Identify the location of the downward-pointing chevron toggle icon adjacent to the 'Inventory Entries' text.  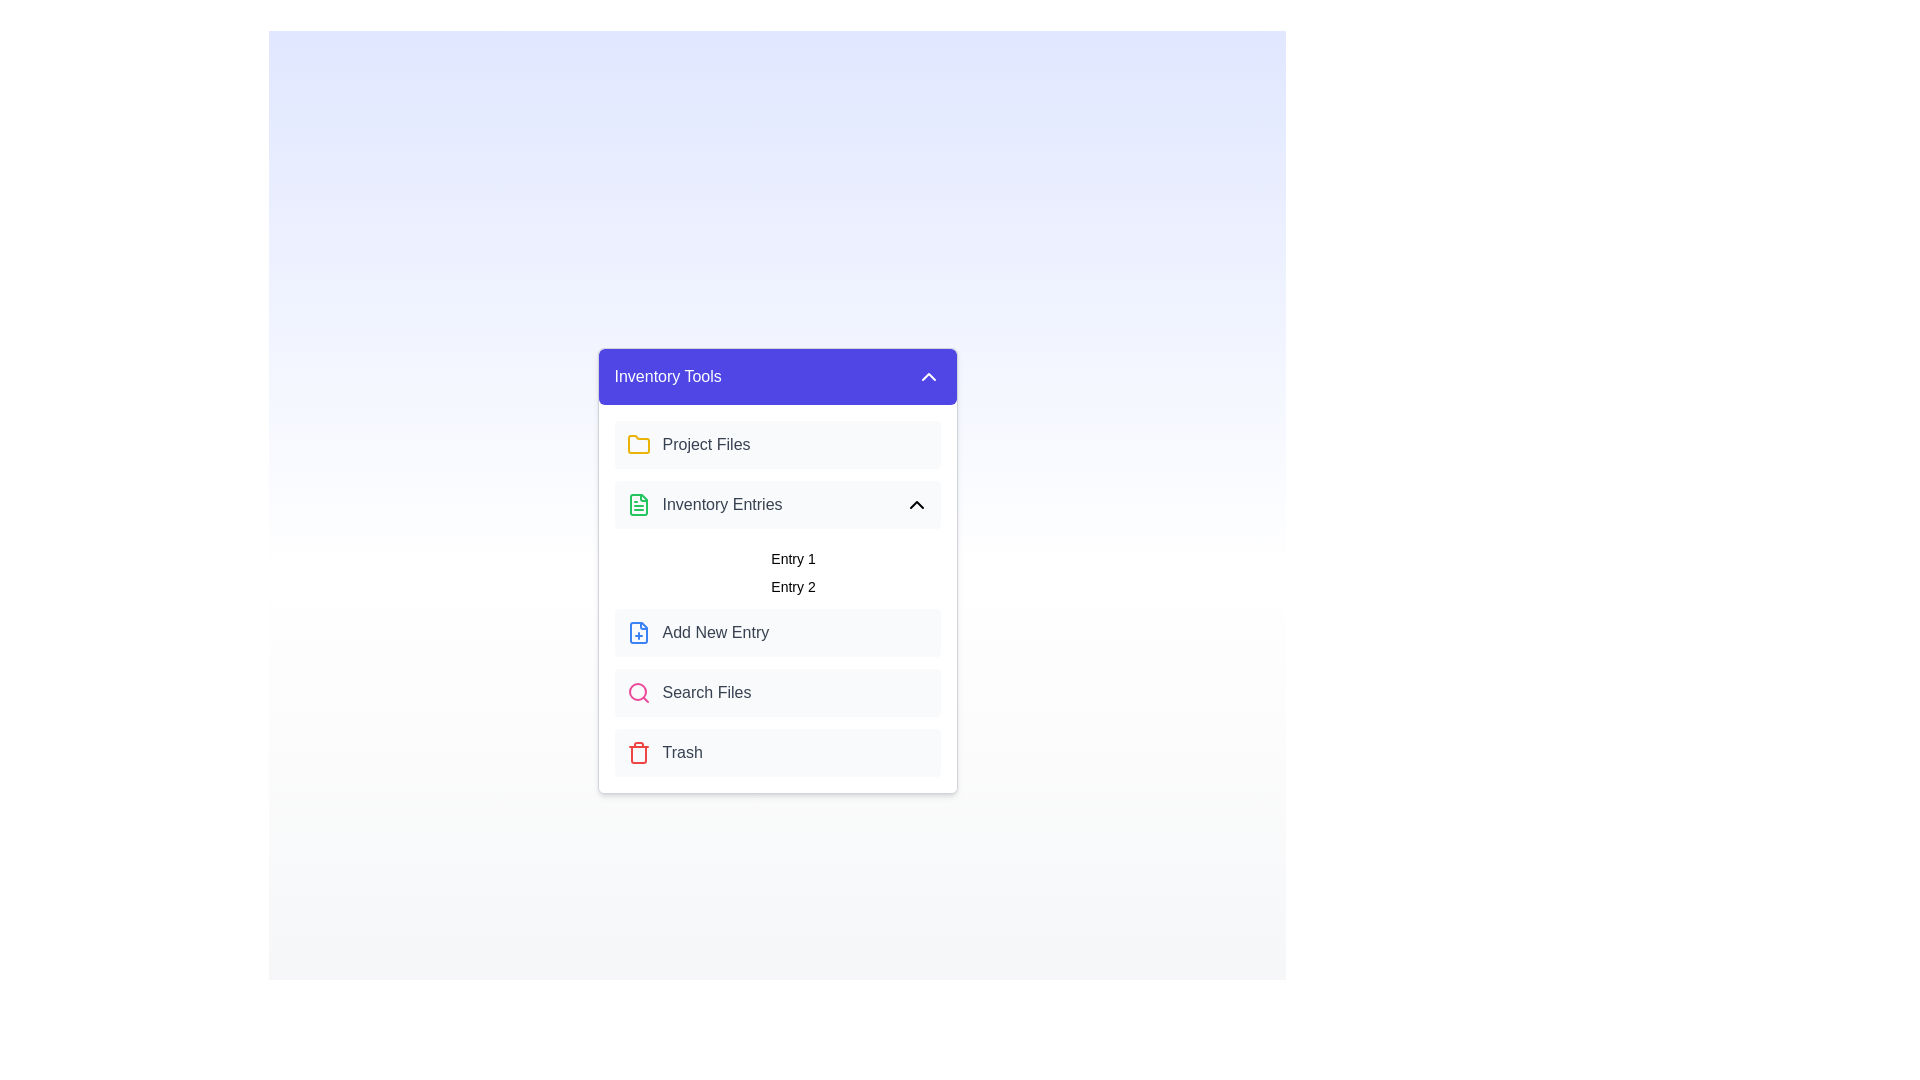
(915, 504).